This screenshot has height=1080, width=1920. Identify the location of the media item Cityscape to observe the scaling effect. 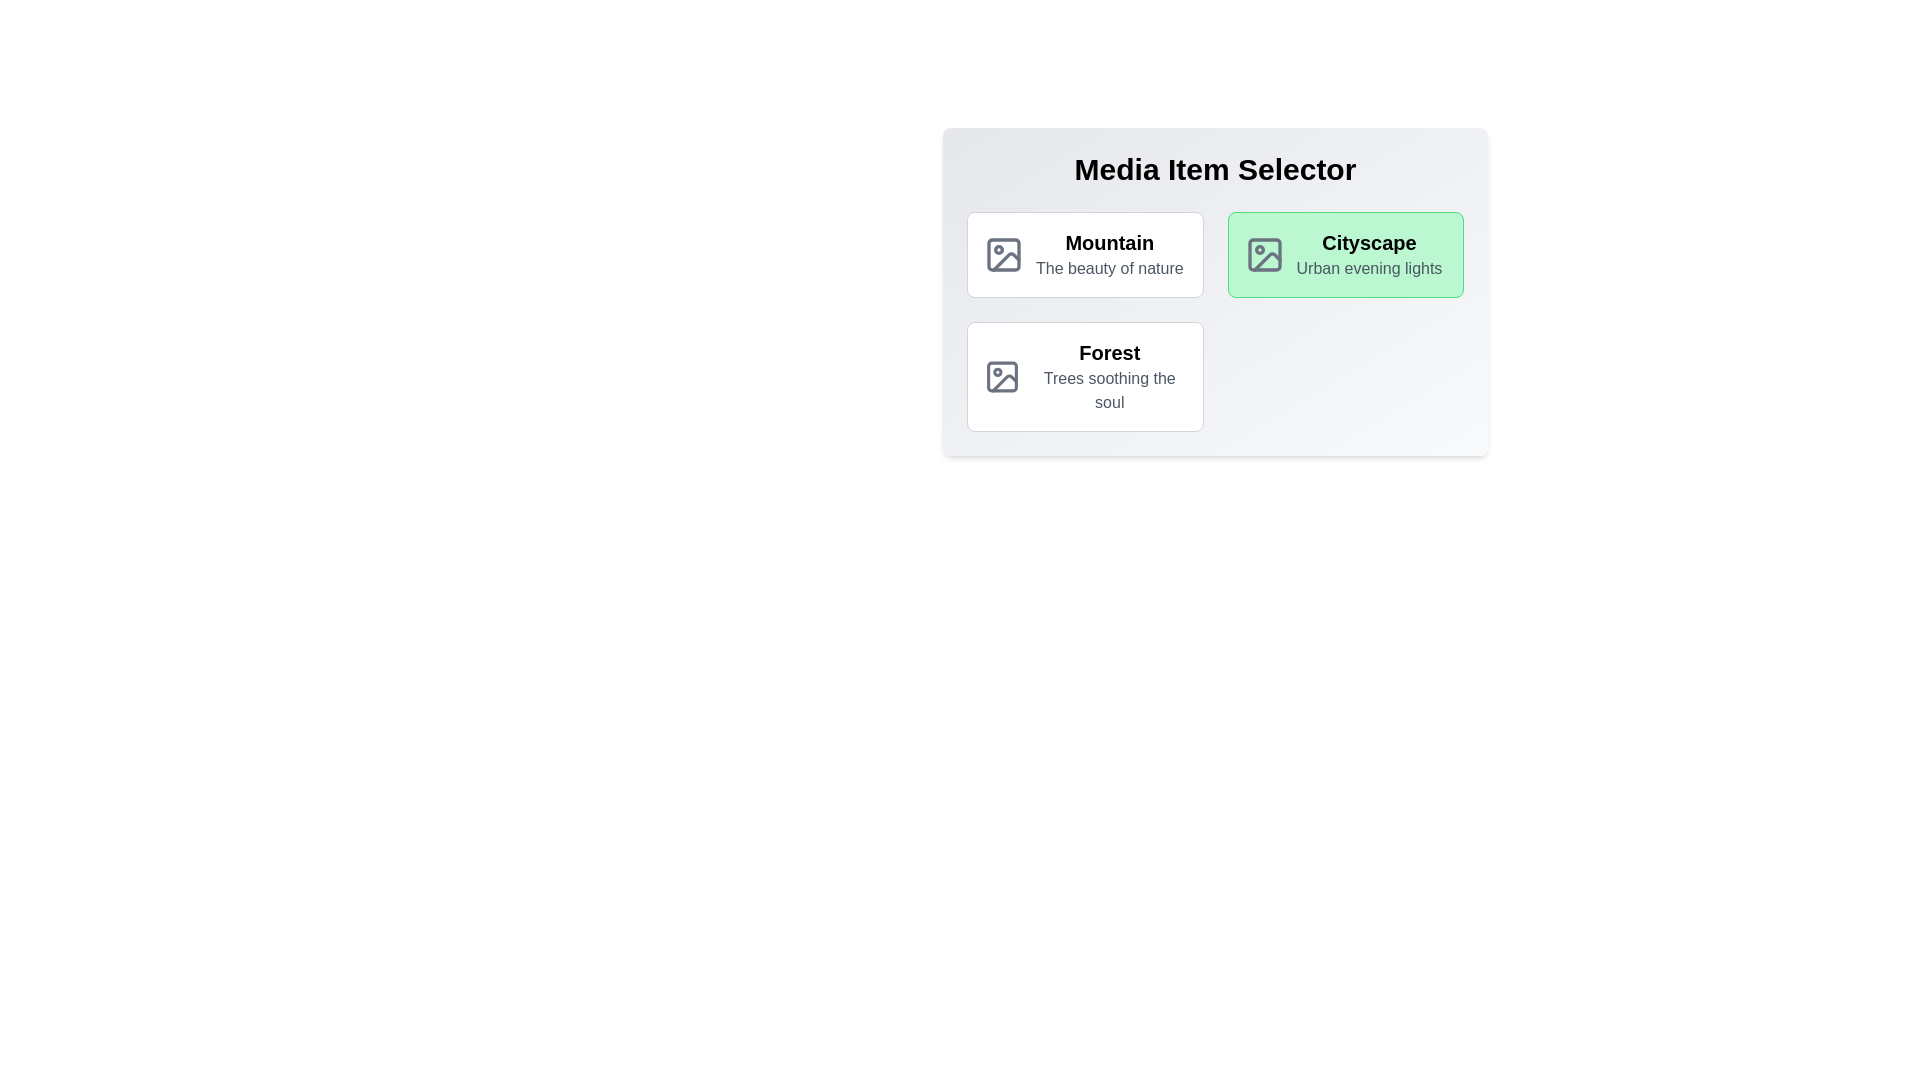
(1345, 253).